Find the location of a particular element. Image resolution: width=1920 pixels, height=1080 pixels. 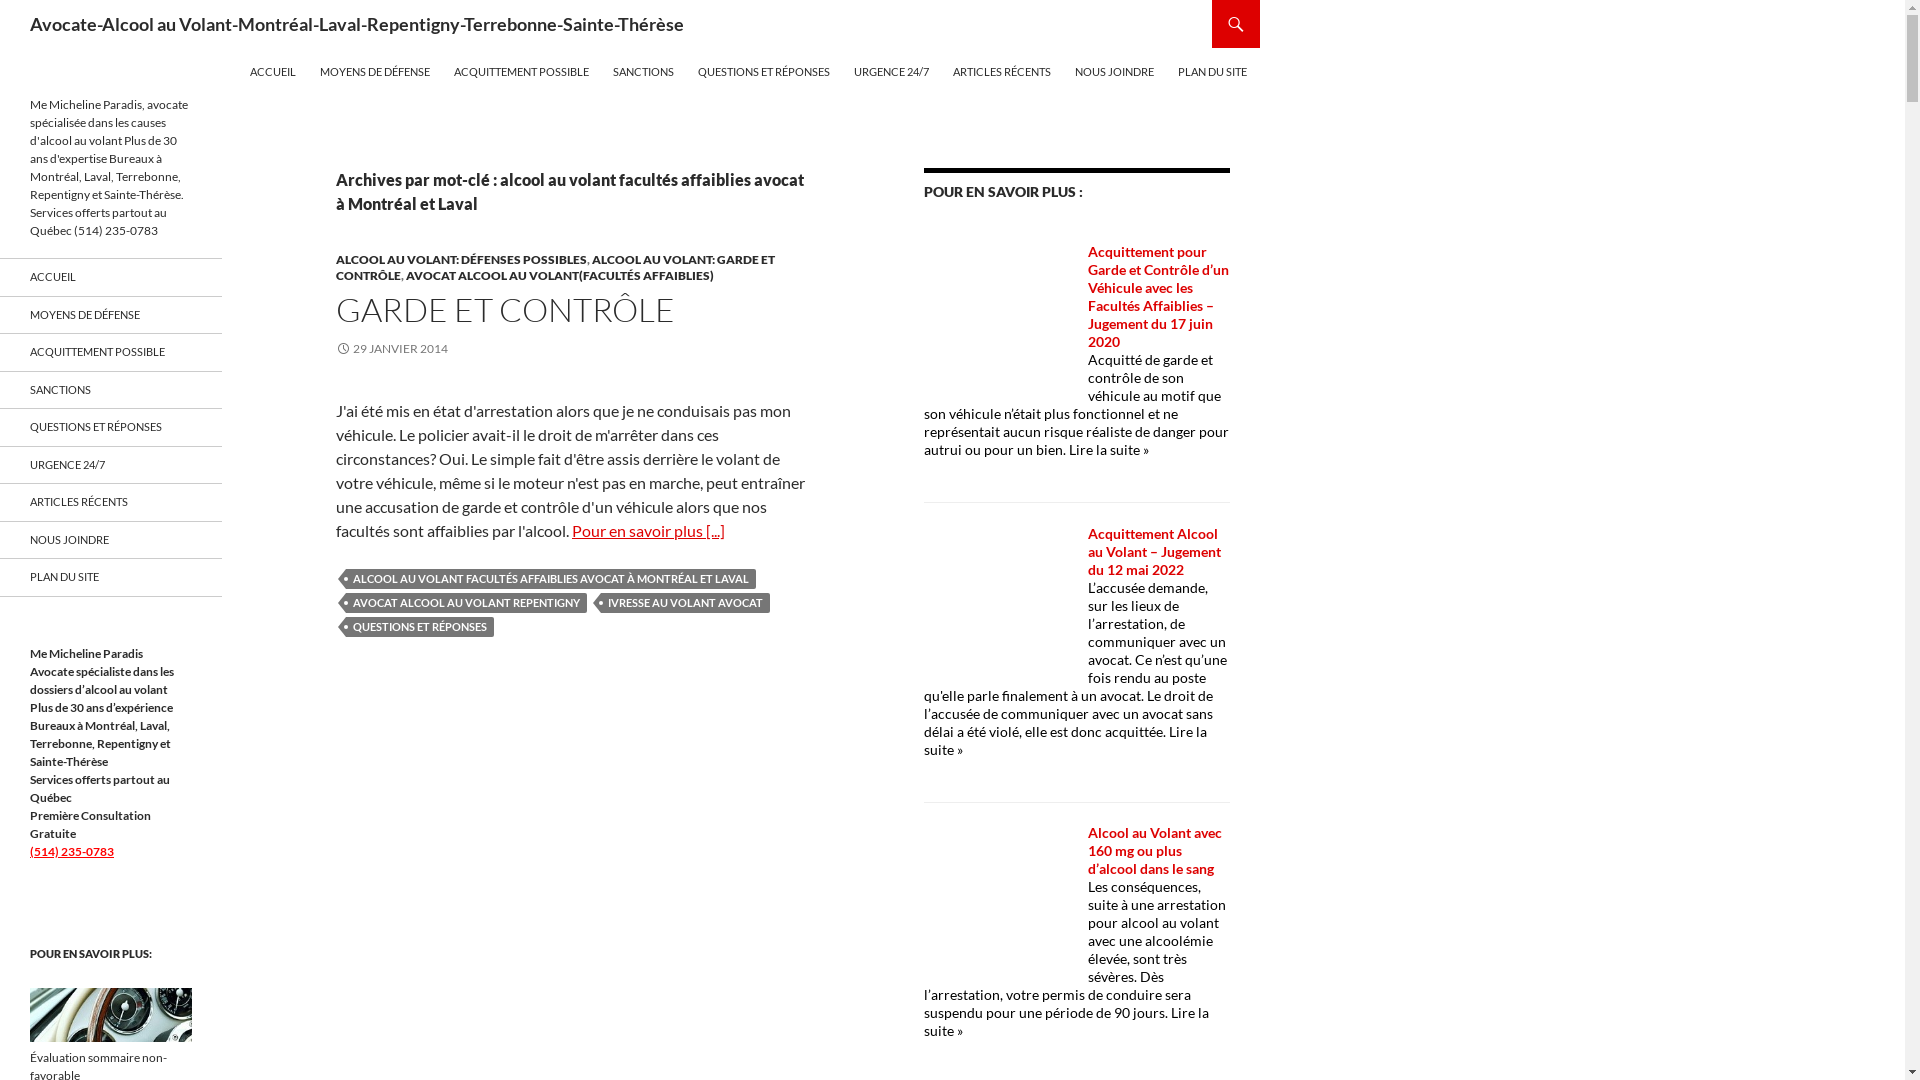

'IVRESSE AU VOLANT AVOCAT' is located at coordinates (685, 601).